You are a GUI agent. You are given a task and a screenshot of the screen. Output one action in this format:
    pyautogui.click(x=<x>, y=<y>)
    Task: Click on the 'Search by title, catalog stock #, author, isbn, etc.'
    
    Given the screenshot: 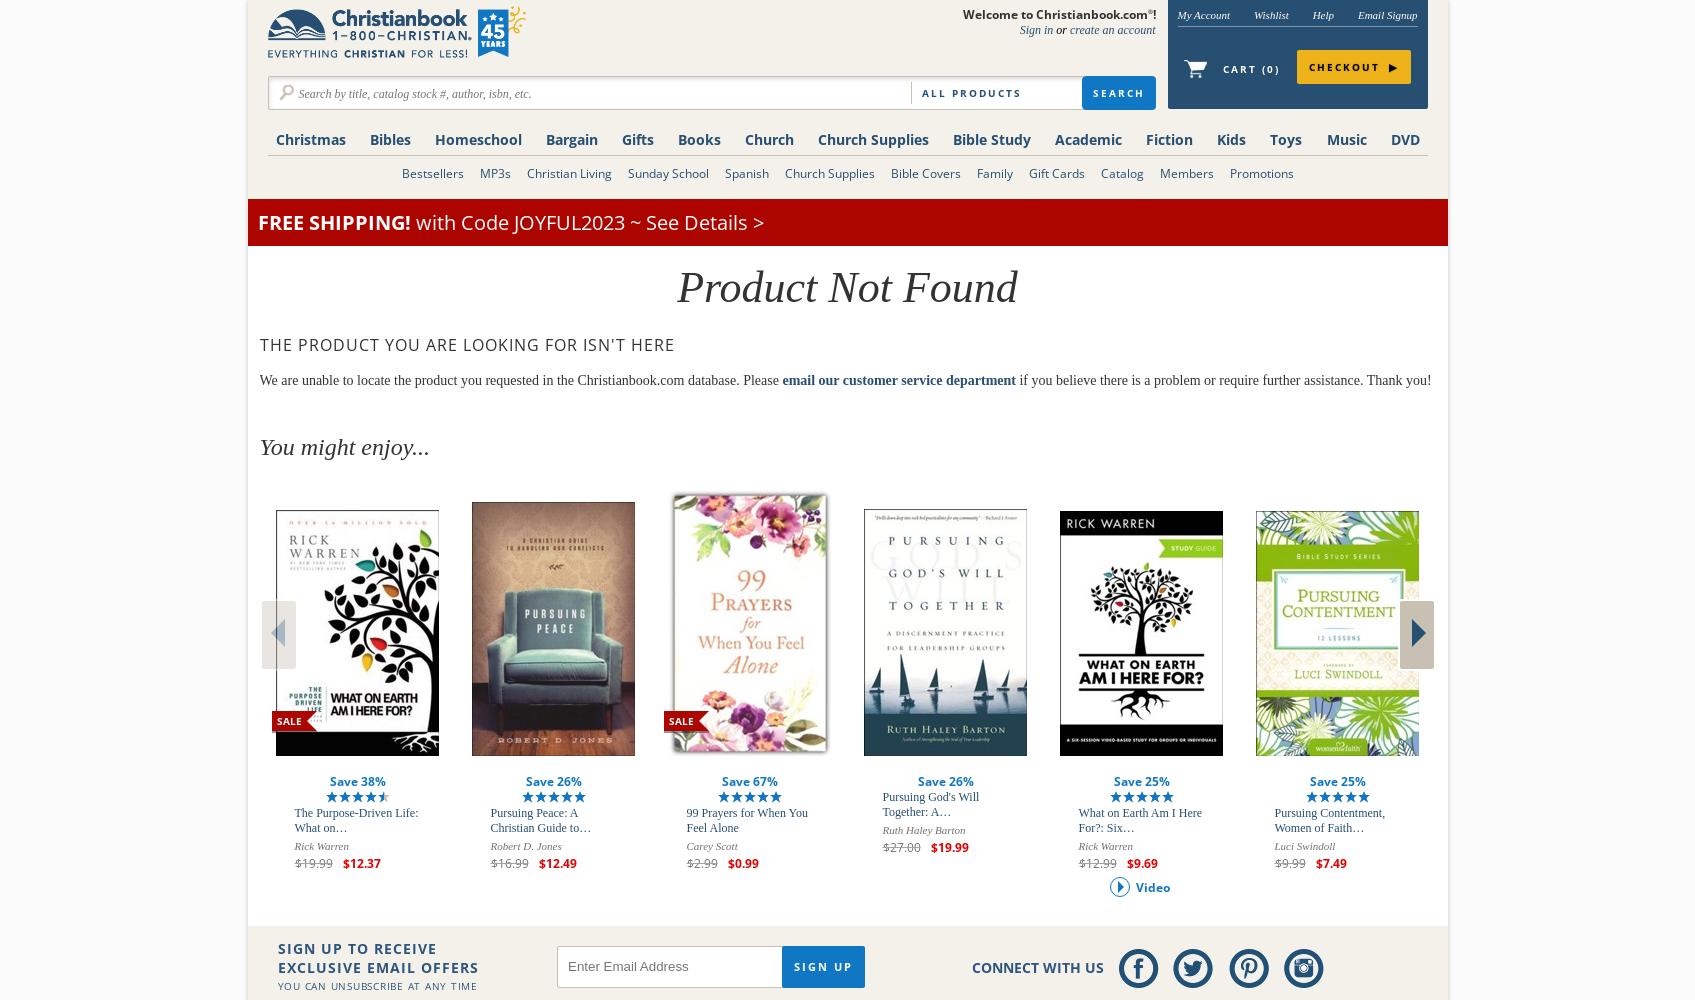 What is the action you would take?
    pyautogui.click(x=414, y=93)
    